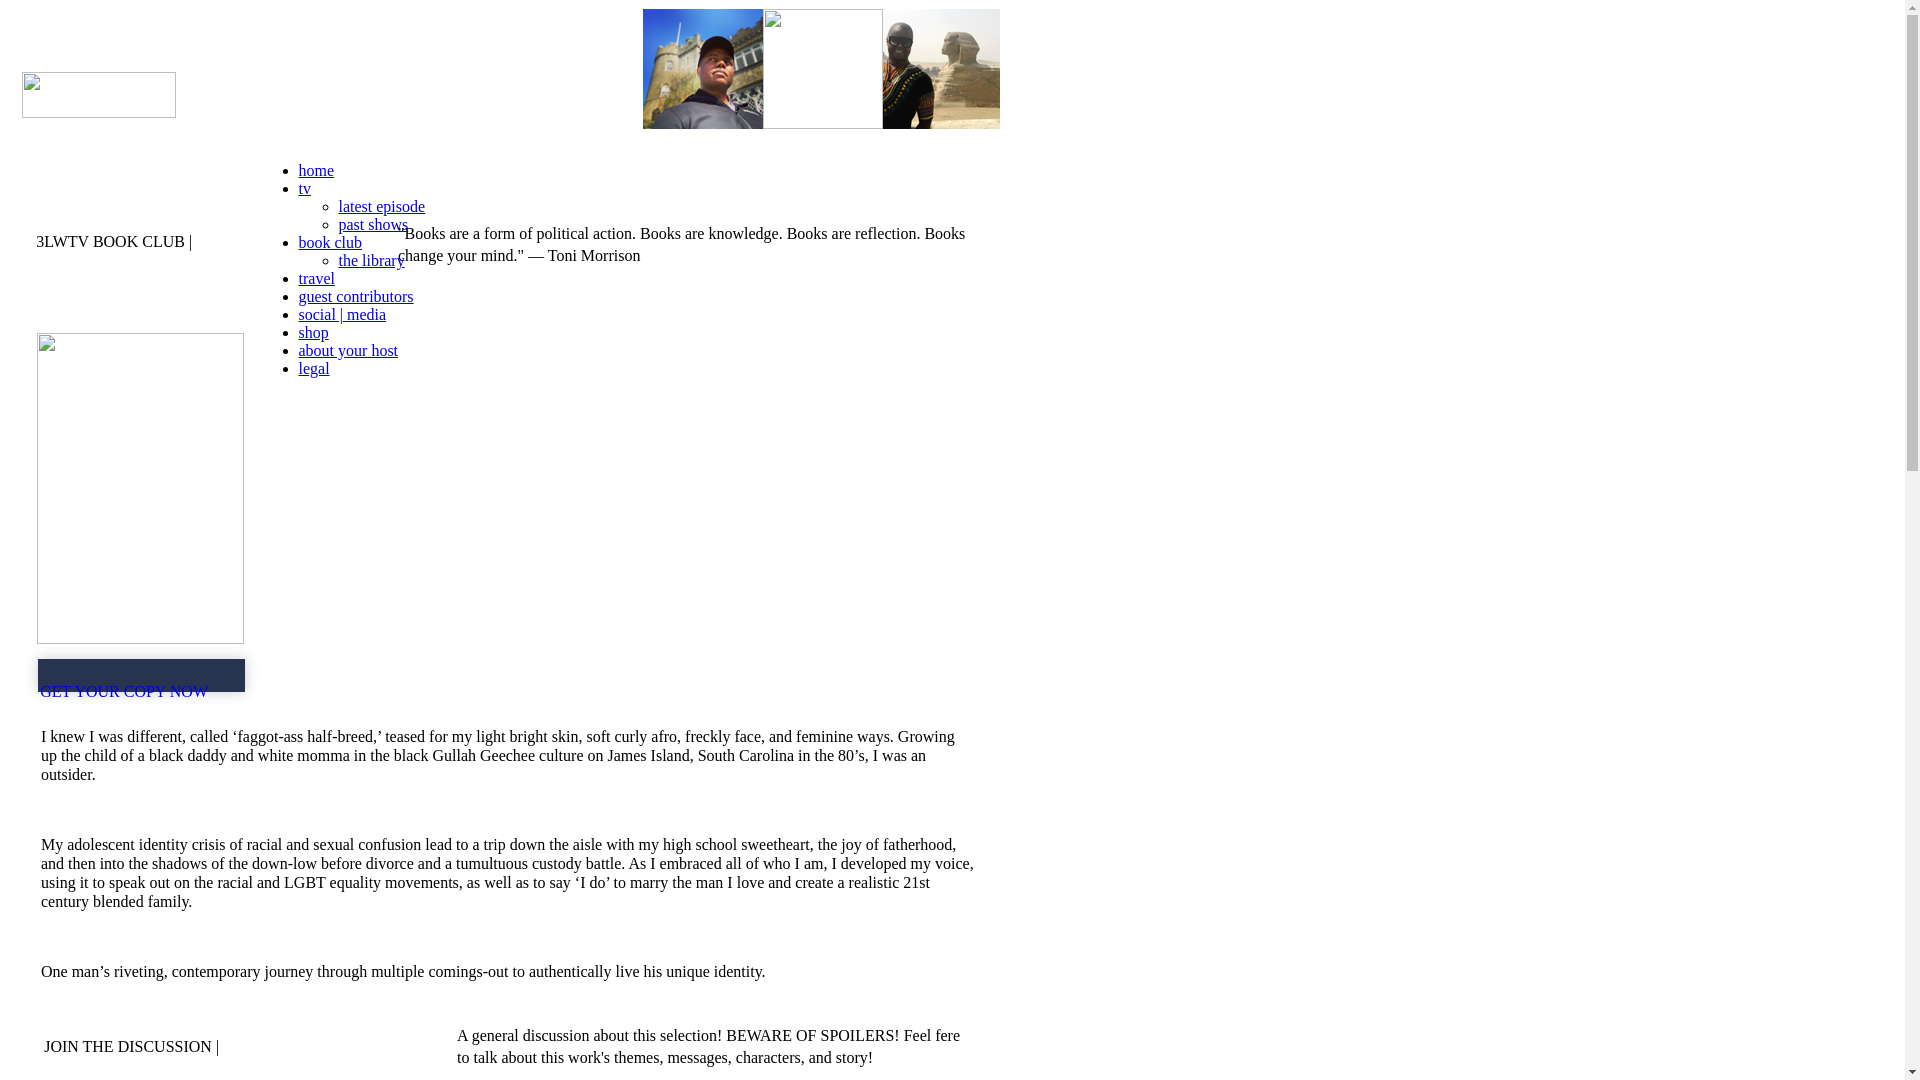 The image size is (1920, 1080). What do you see at coordinates (296, 278) in the screenshot?
I see `'travel'` at bounding box center [296, 278].